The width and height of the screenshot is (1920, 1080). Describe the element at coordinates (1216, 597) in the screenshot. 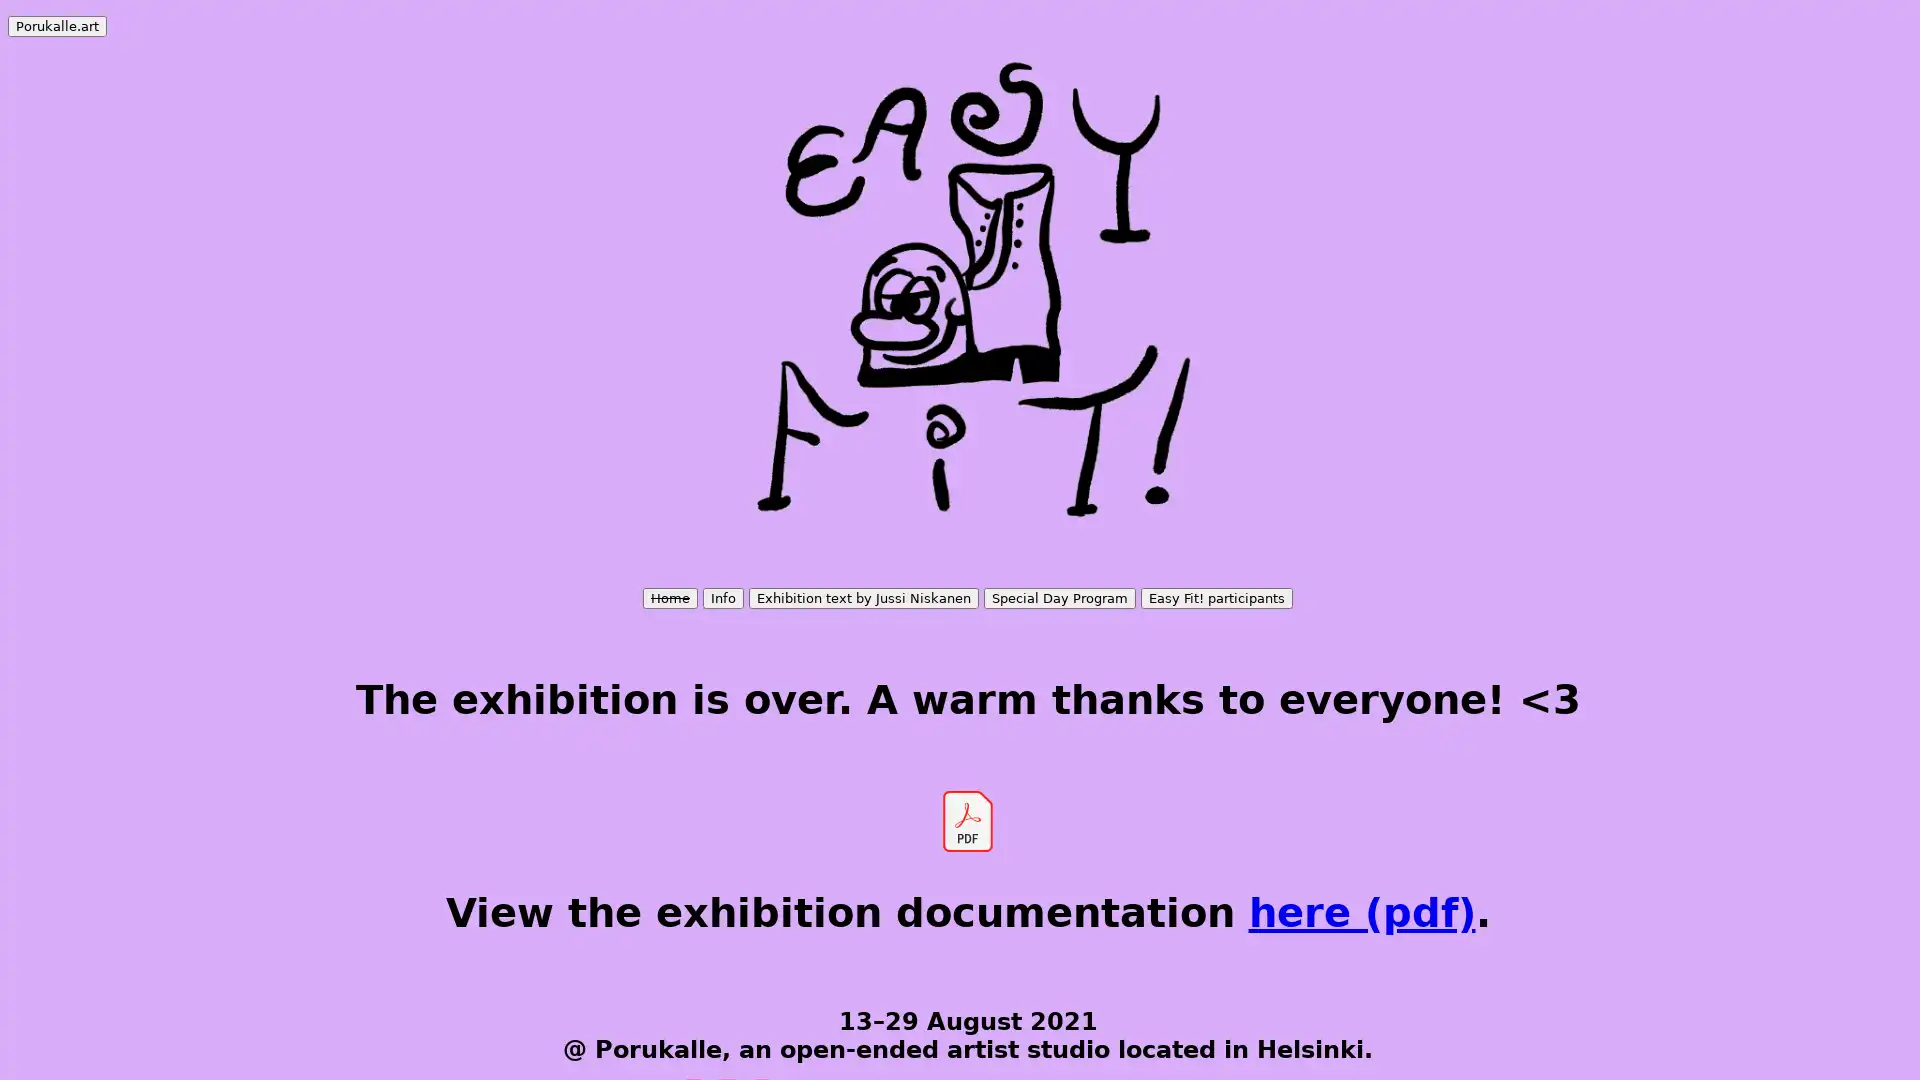

I see `Easy Fit! participants` at that location.